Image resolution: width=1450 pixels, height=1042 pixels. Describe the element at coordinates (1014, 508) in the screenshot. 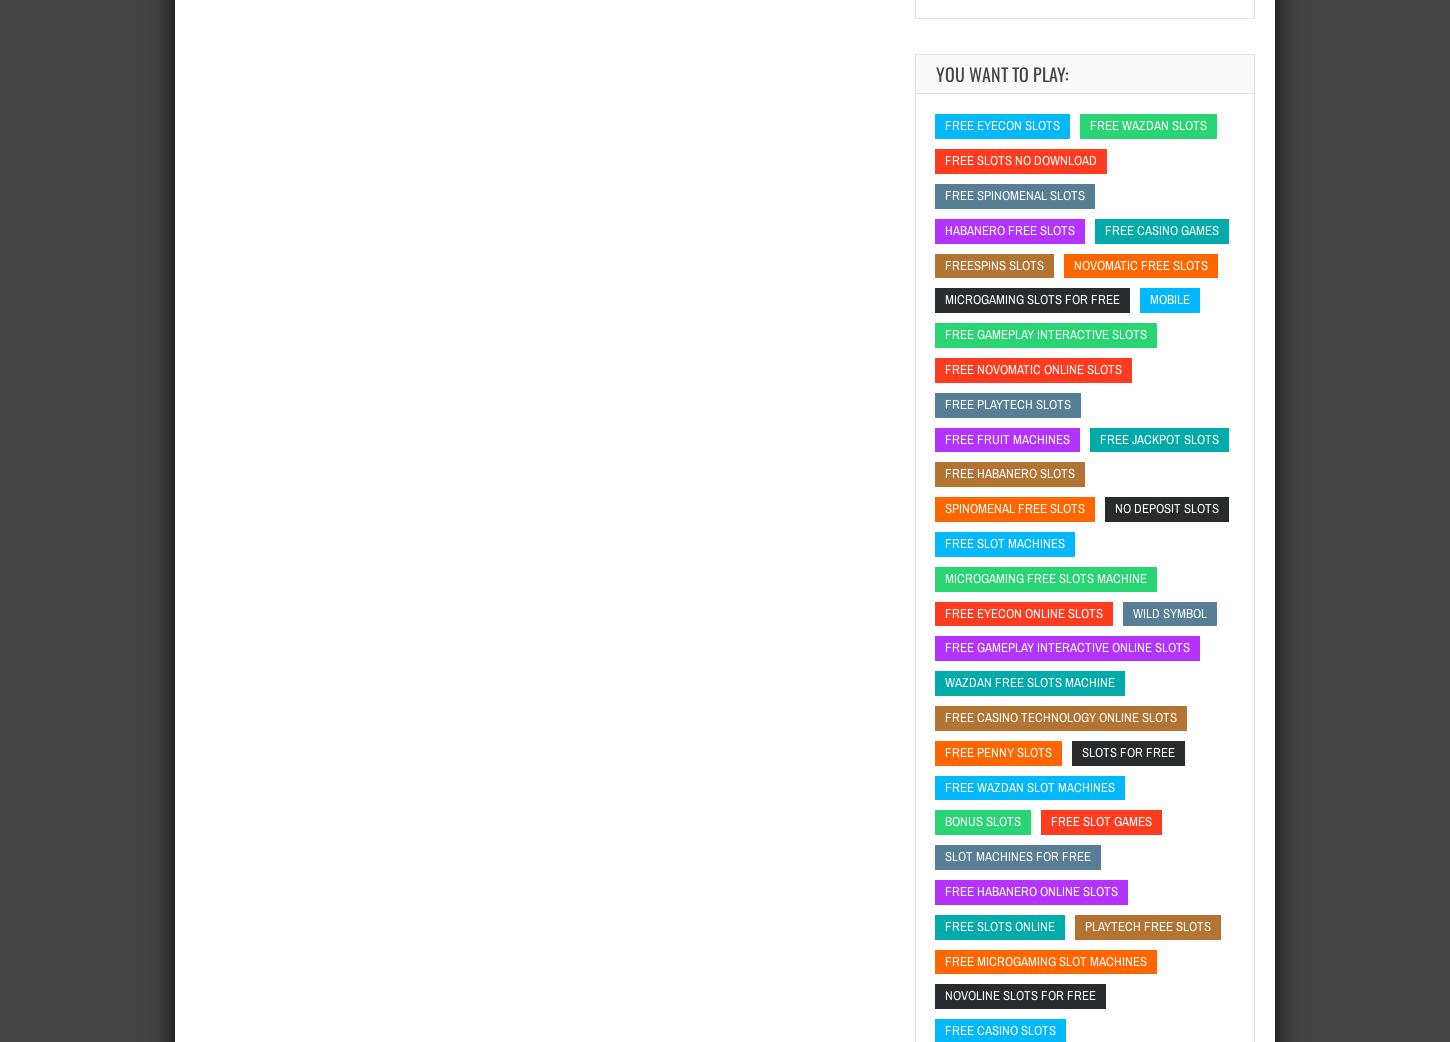

I see `'Spinomenal free slots'` at that location.